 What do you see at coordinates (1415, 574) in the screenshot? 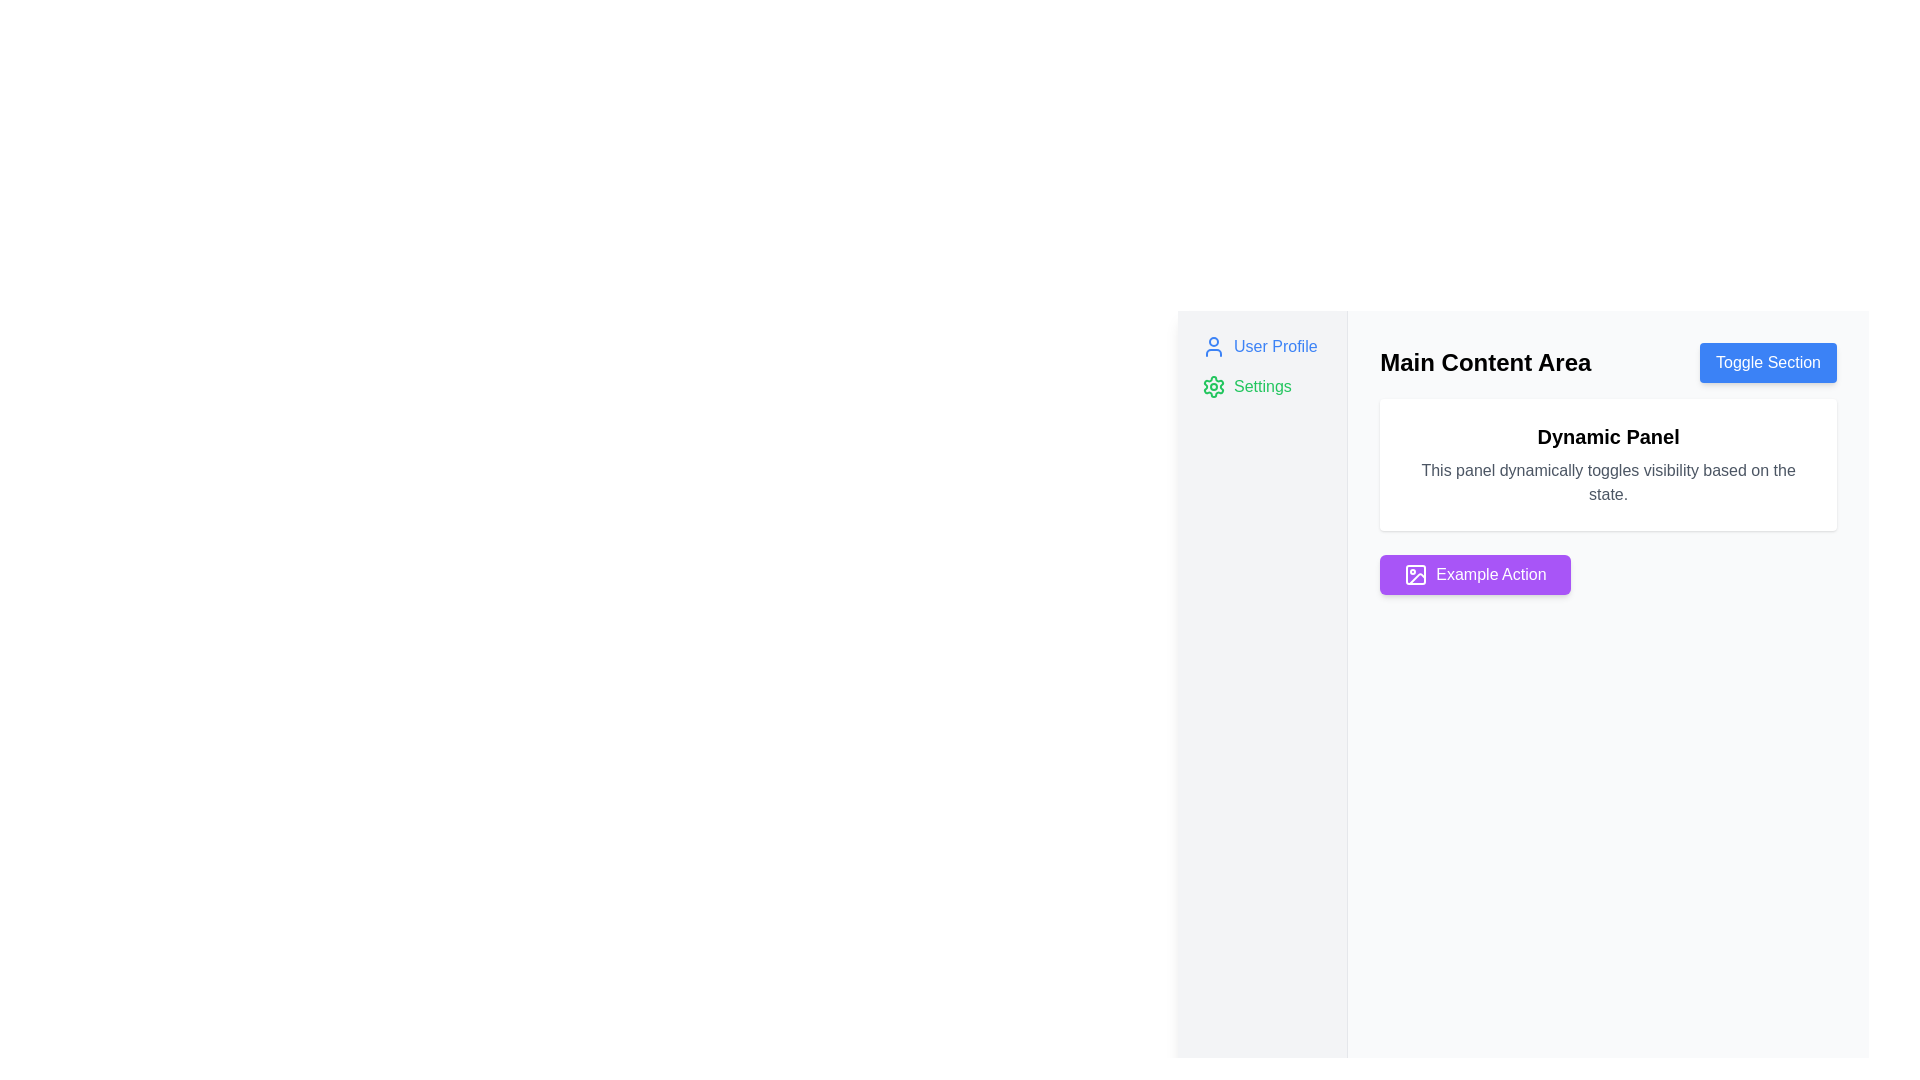
I see `the purple button labeled 'Example Action' that contains a stylized picture frame icon with a sun in the top left corner` at bounding box center [1415, 574].